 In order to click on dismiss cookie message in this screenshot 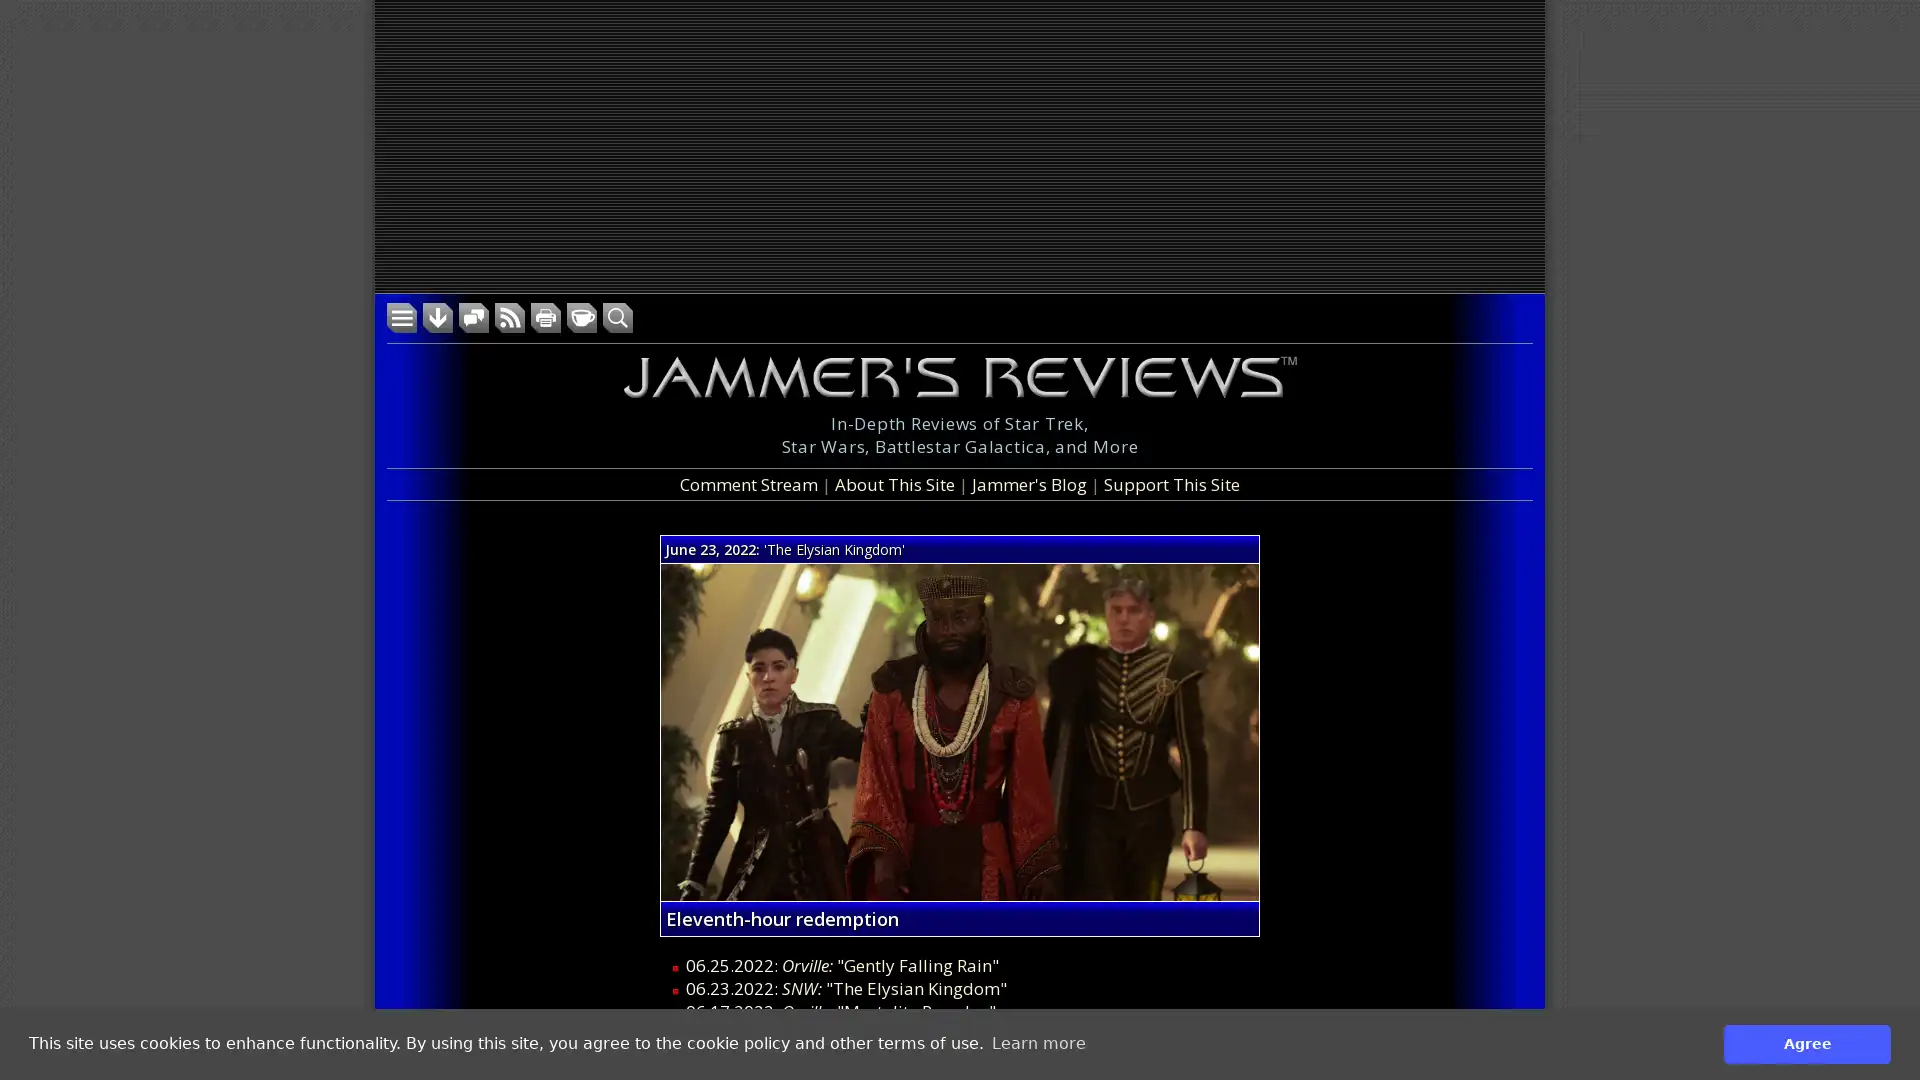, I will do `click(1807, 1043)`.